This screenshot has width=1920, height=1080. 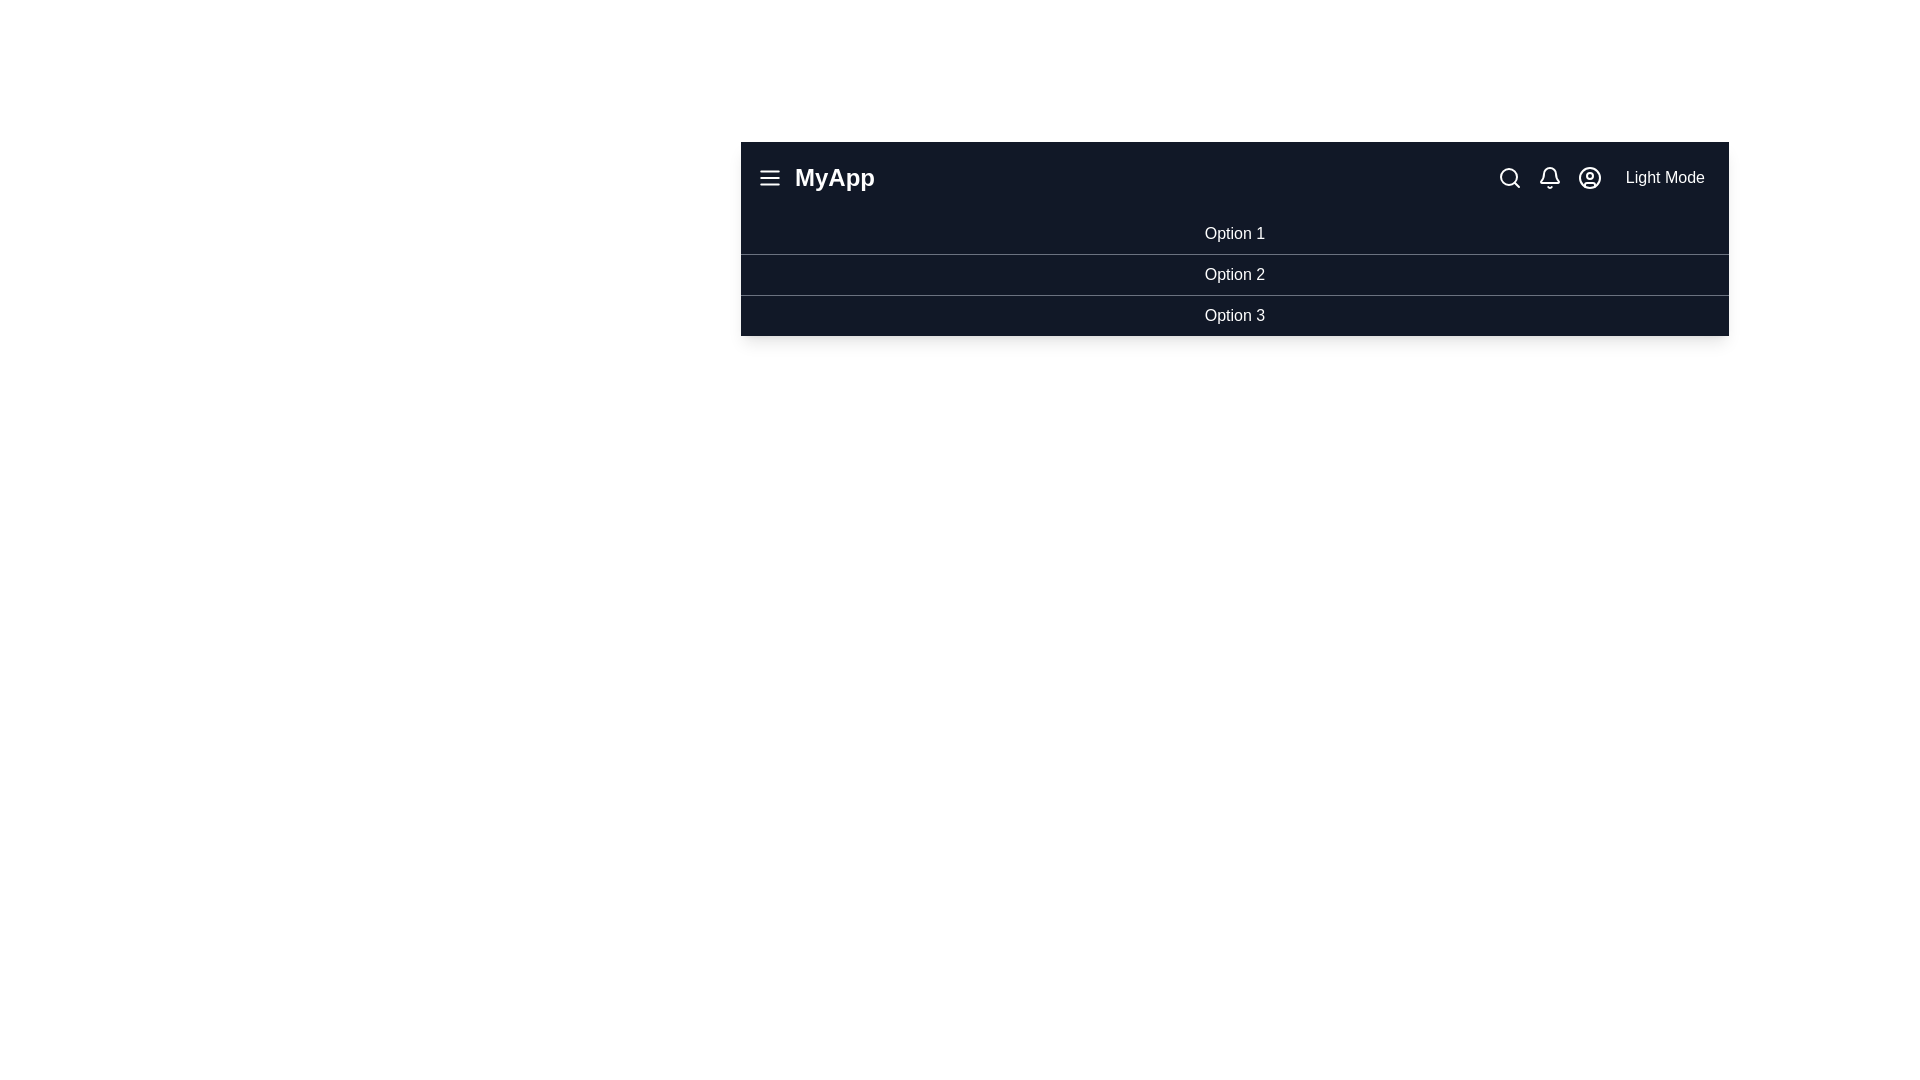 I want to click on the menu icon to toggle the menu visibility, so click(x=768, y=176).